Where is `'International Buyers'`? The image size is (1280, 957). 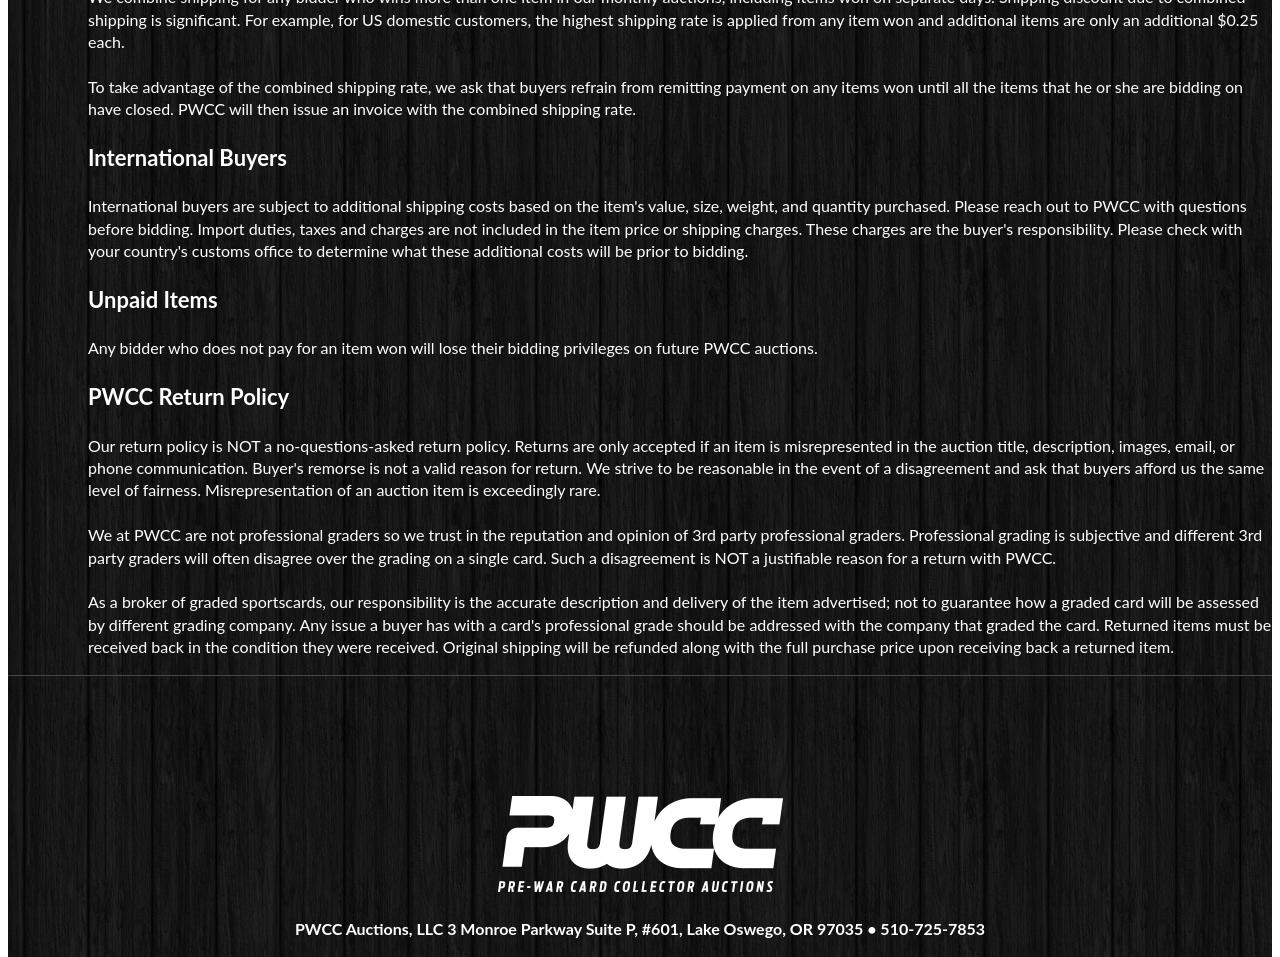 'International Buyers' is located at coordinates (187, 158).